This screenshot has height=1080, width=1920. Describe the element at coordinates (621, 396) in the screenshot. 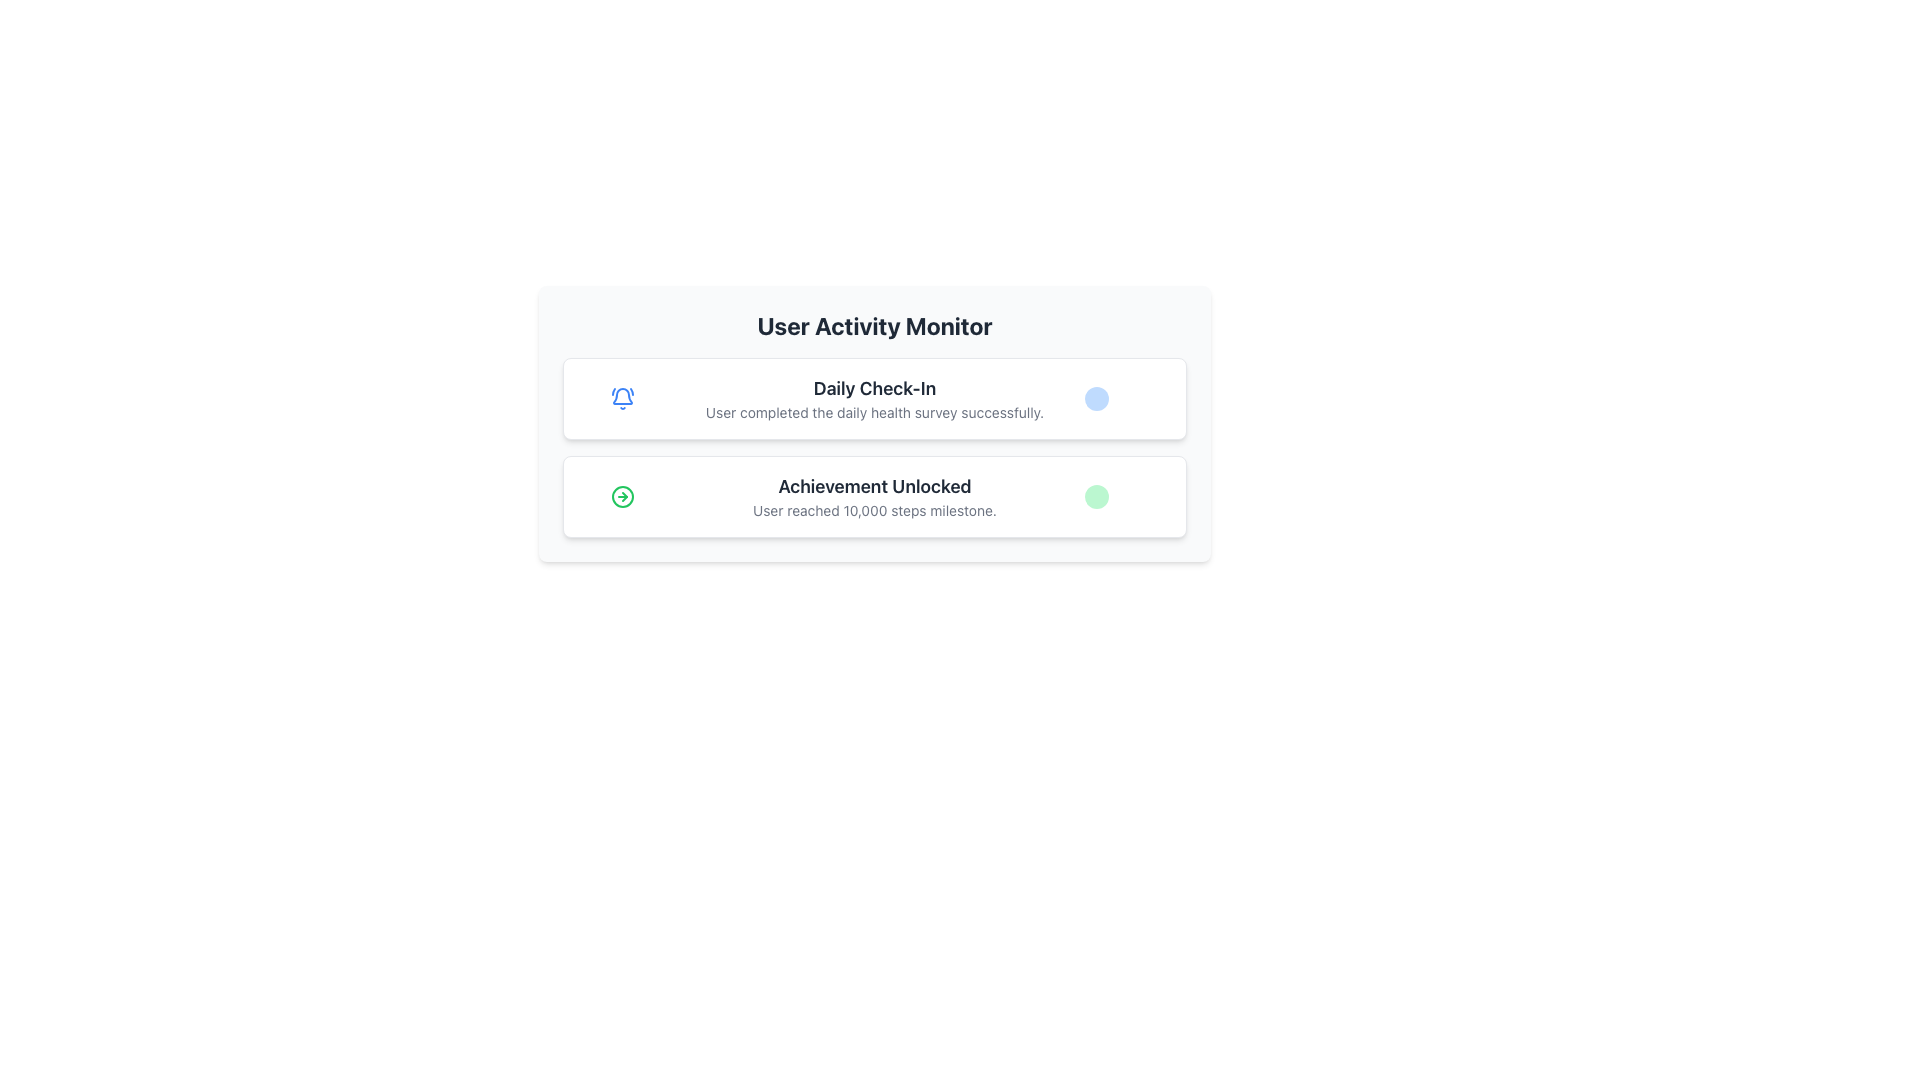

I see `the notification icon in the 'User Activity Monitor' section, which is visually centered above two list items` at that location.